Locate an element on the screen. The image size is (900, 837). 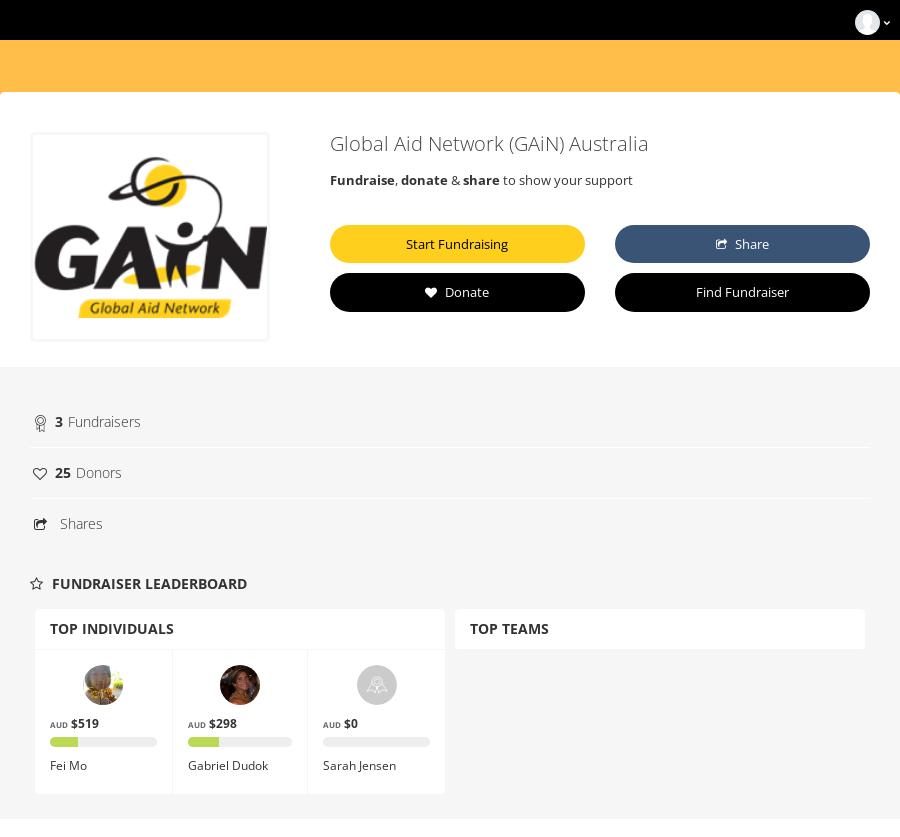
'to show your support' is located at coordinates (565, 179).